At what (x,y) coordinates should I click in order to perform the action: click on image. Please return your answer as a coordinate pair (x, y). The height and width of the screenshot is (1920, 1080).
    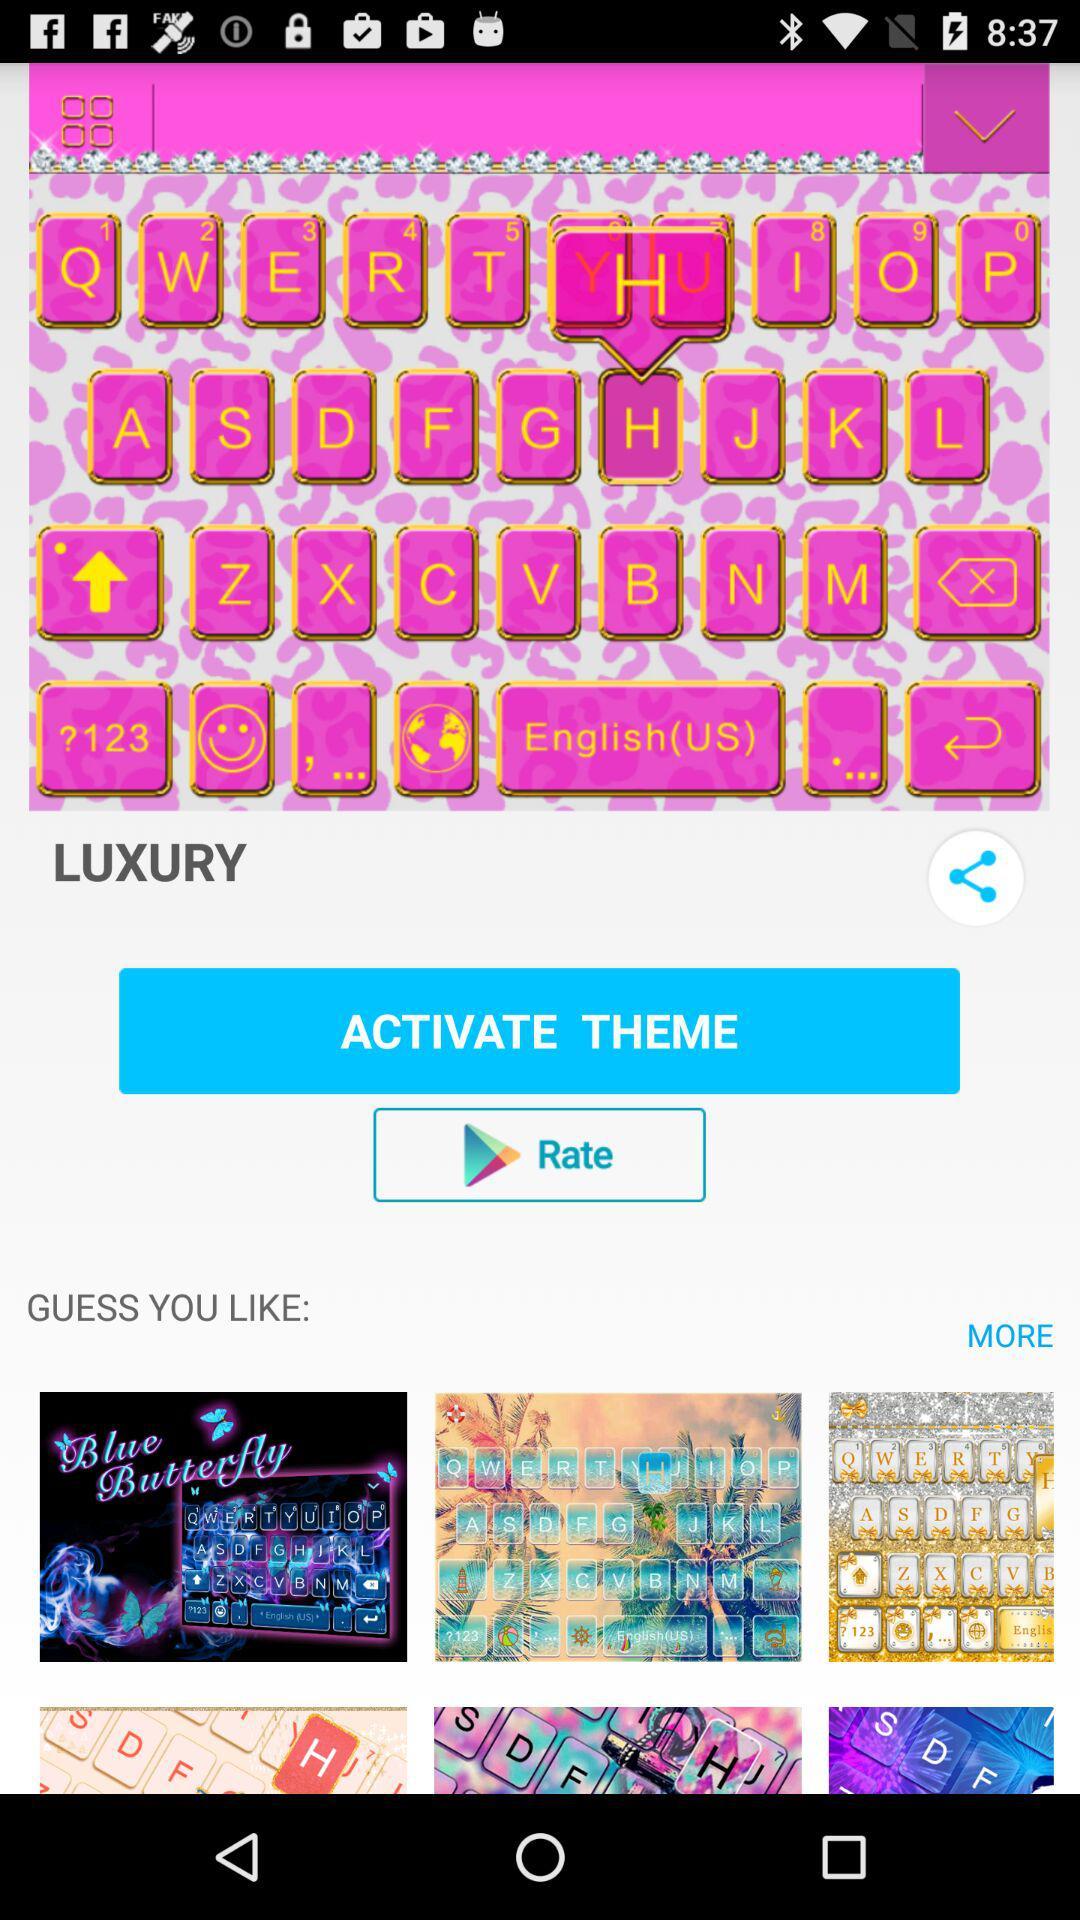
    Looking at the image, I should click on (223, 1738).